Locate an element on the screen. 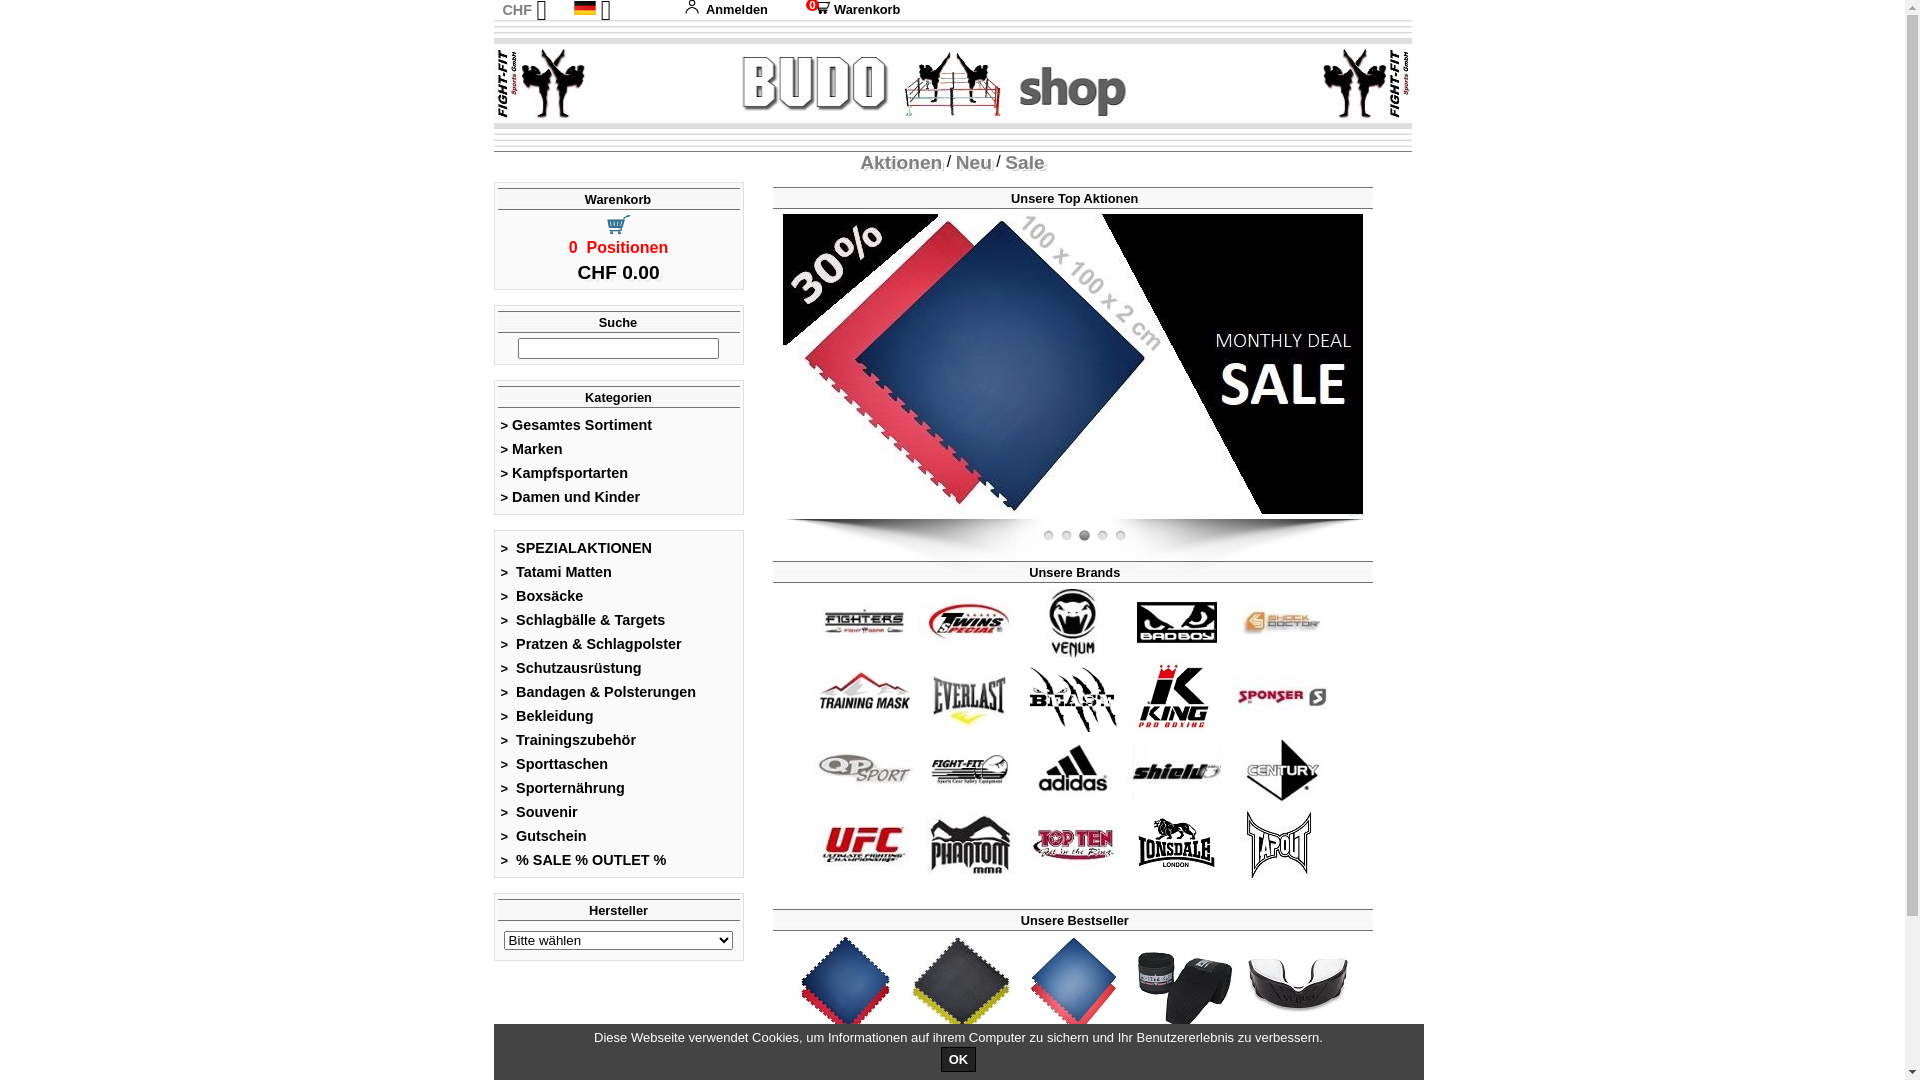  'Sale' is located at coordinates (1024, 161).